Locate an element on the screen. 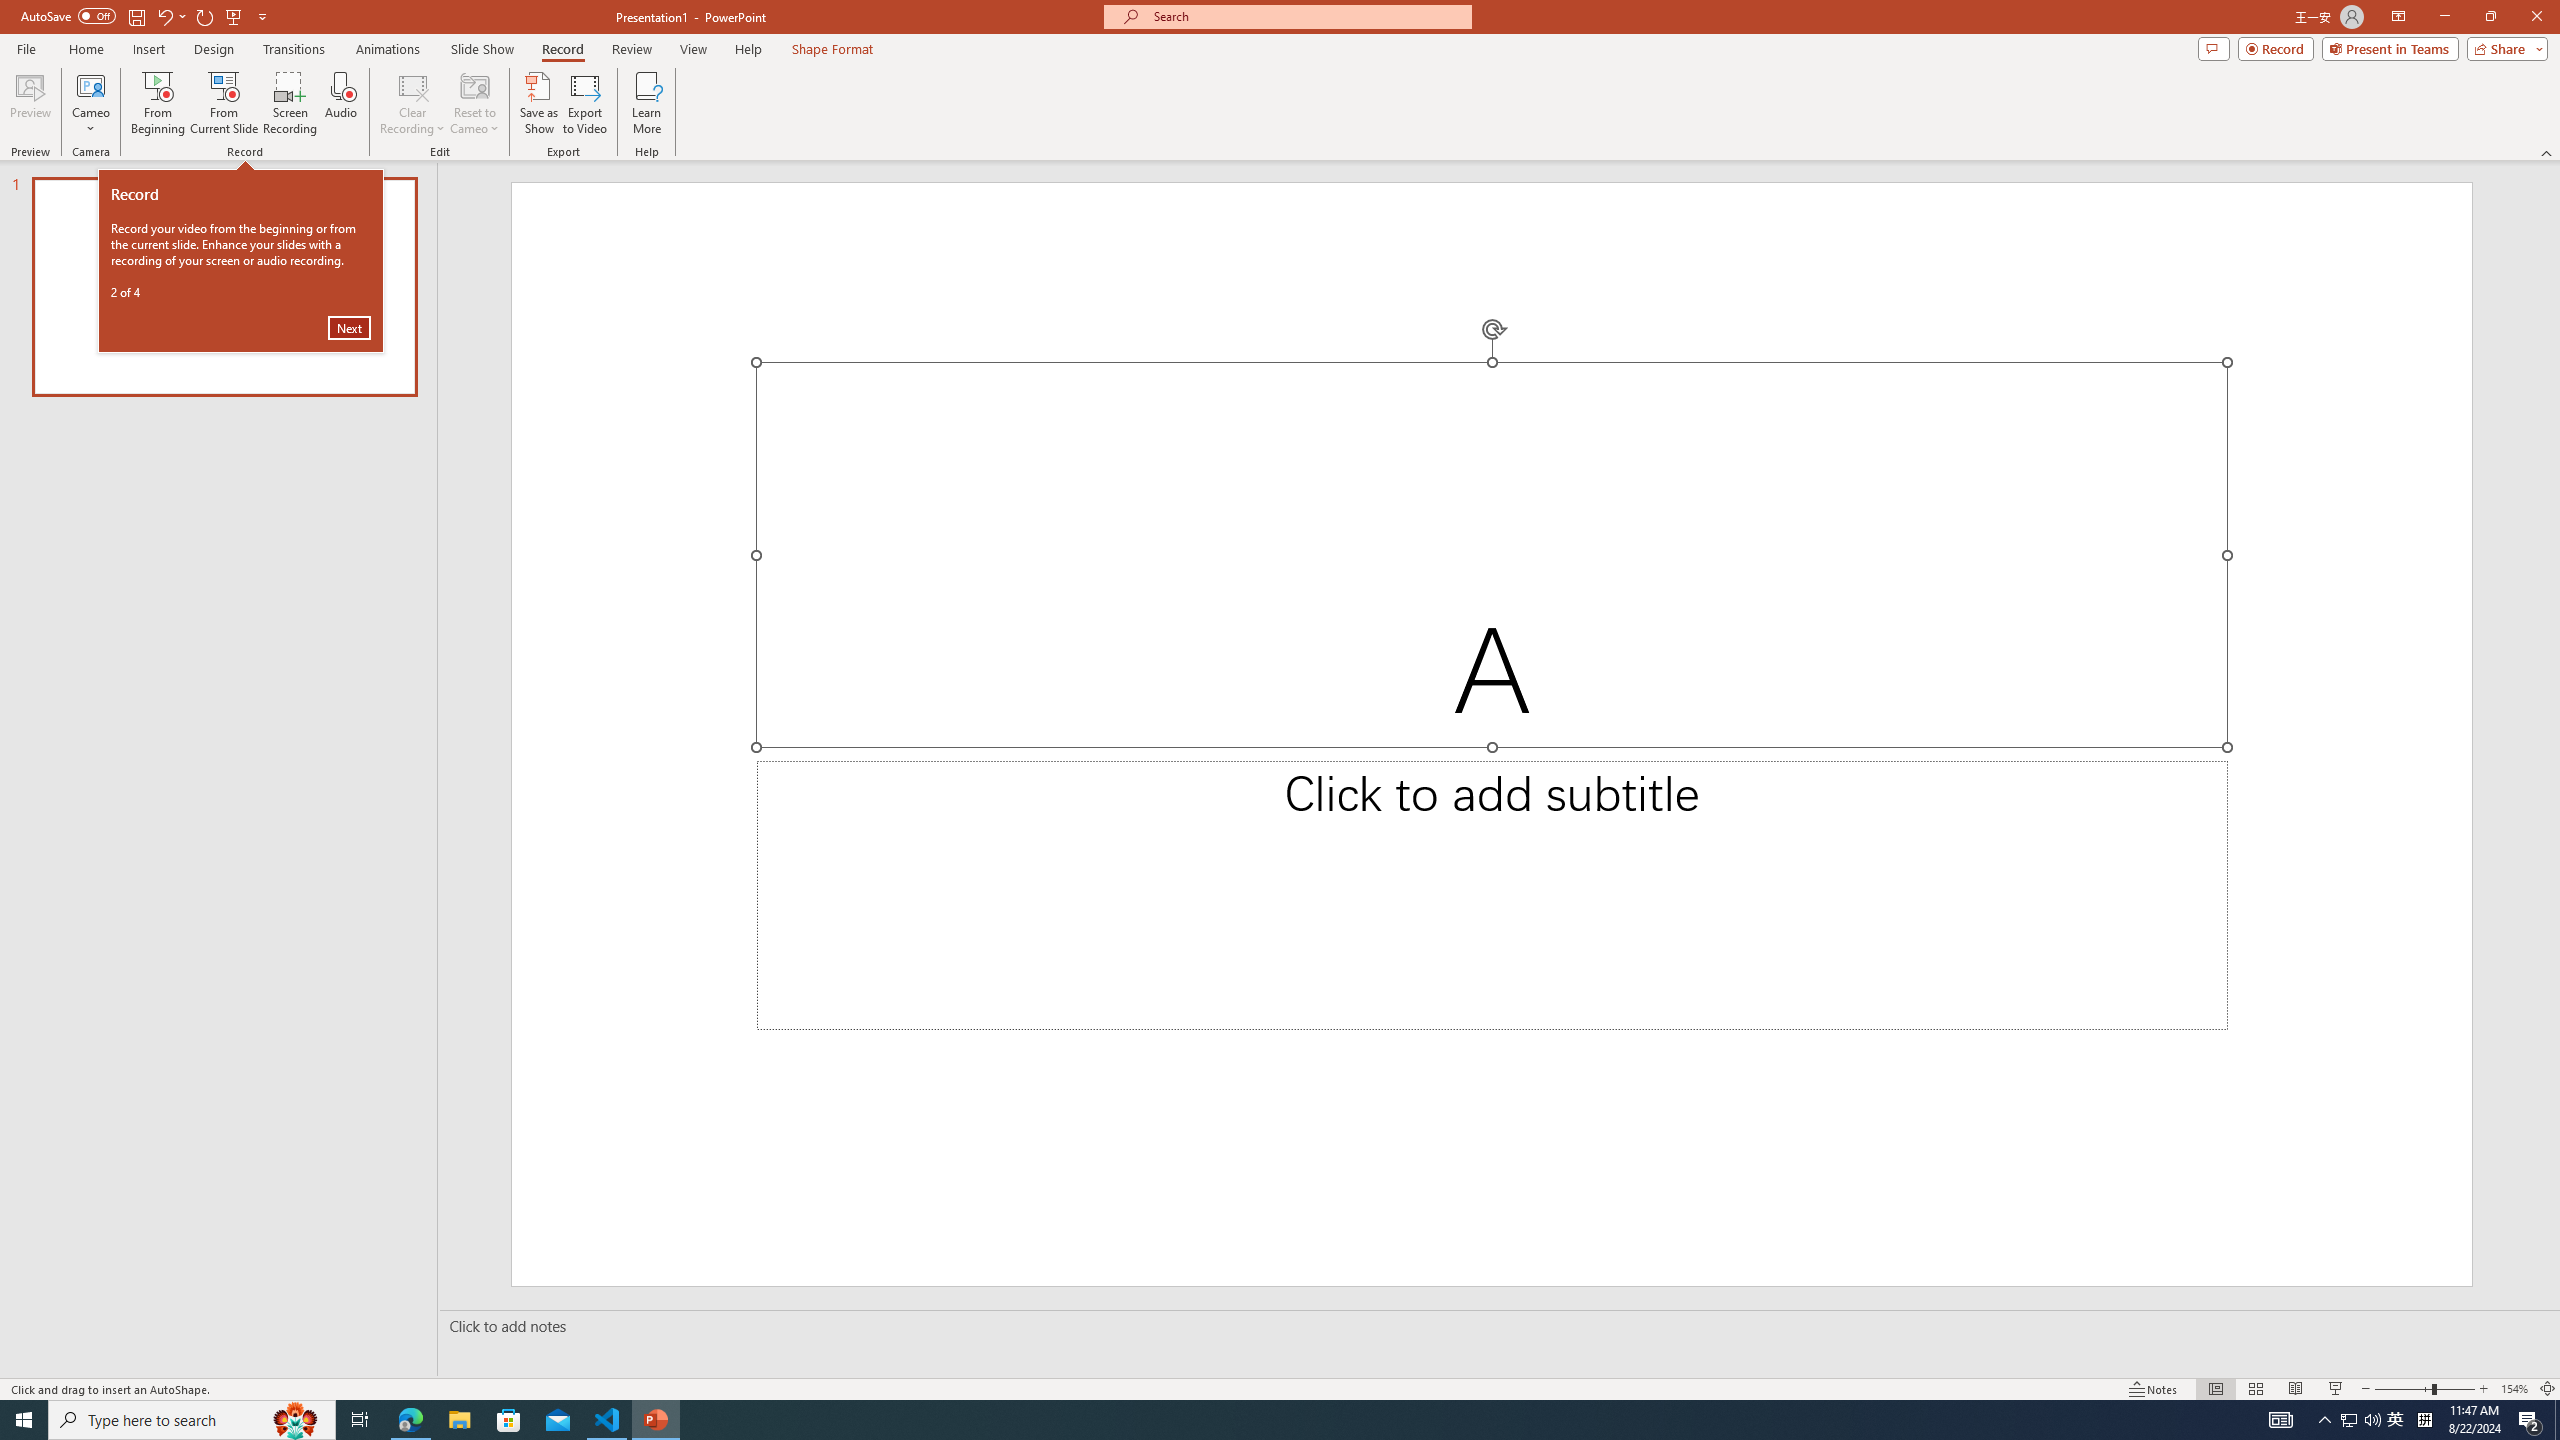  'Next' is located at coordinates (348, 326).